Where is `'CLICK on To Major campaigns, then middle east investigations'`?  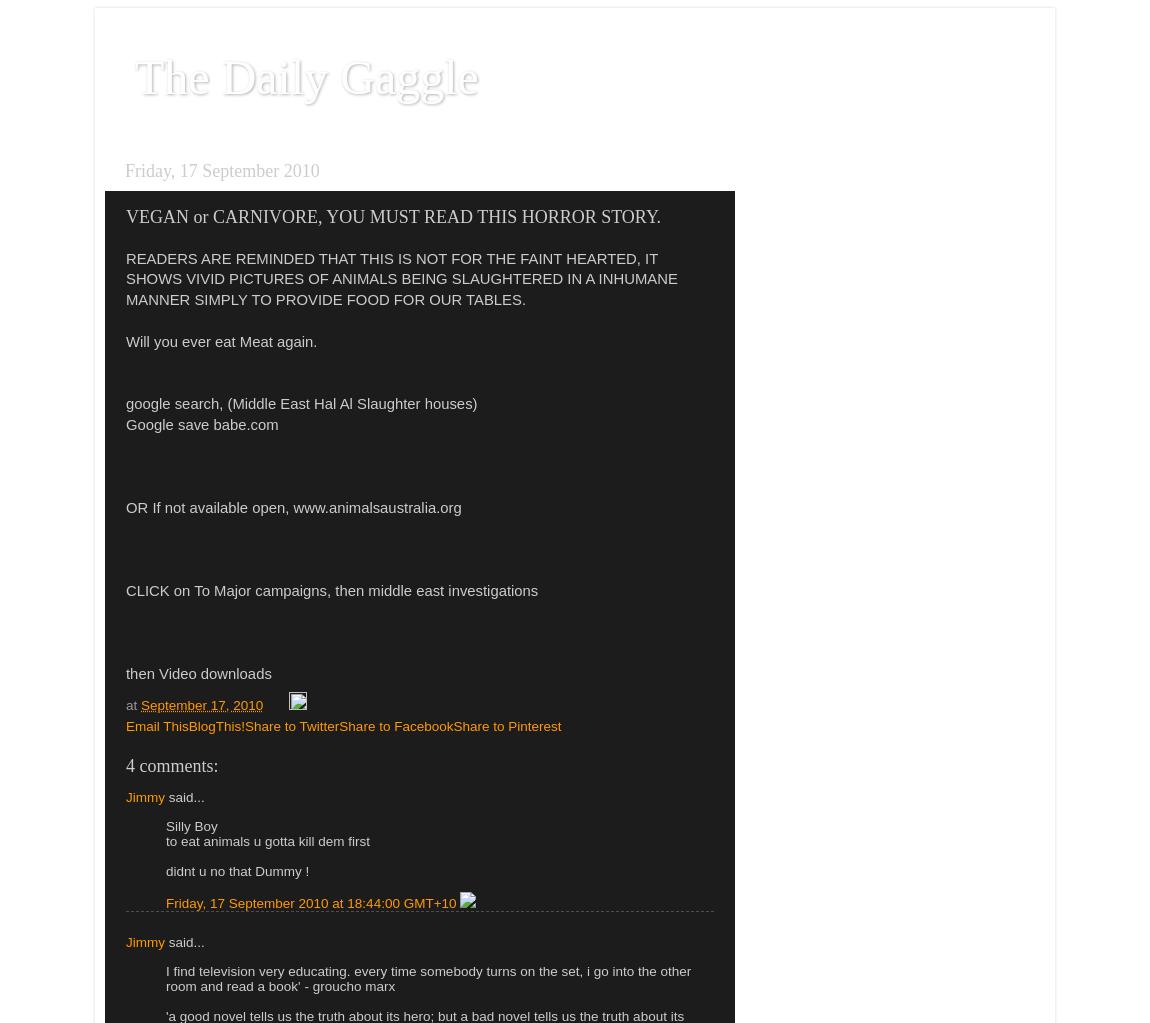
'CLICK on To Major campaigns, then middle east investigations' is located at coordinates (332, 590).